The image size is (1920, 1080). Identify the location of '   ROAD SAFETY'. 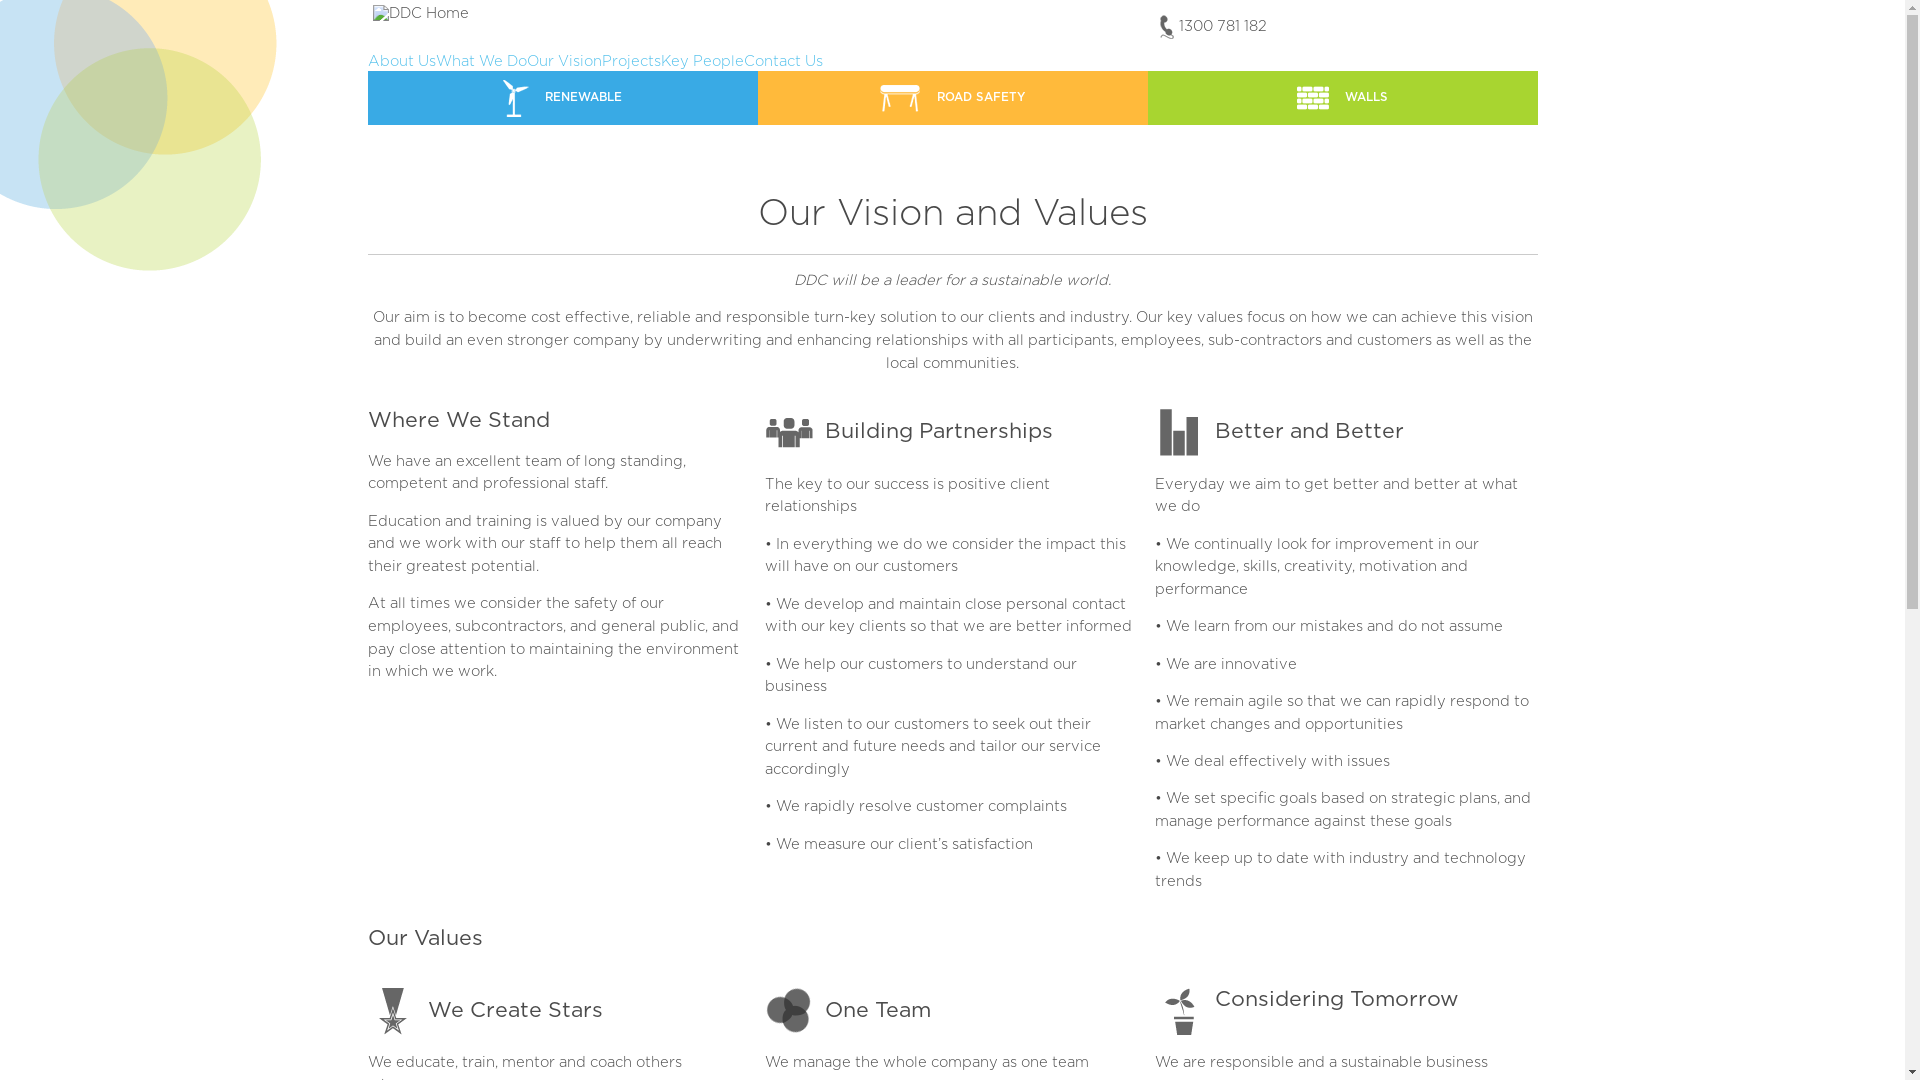
(952, 97).